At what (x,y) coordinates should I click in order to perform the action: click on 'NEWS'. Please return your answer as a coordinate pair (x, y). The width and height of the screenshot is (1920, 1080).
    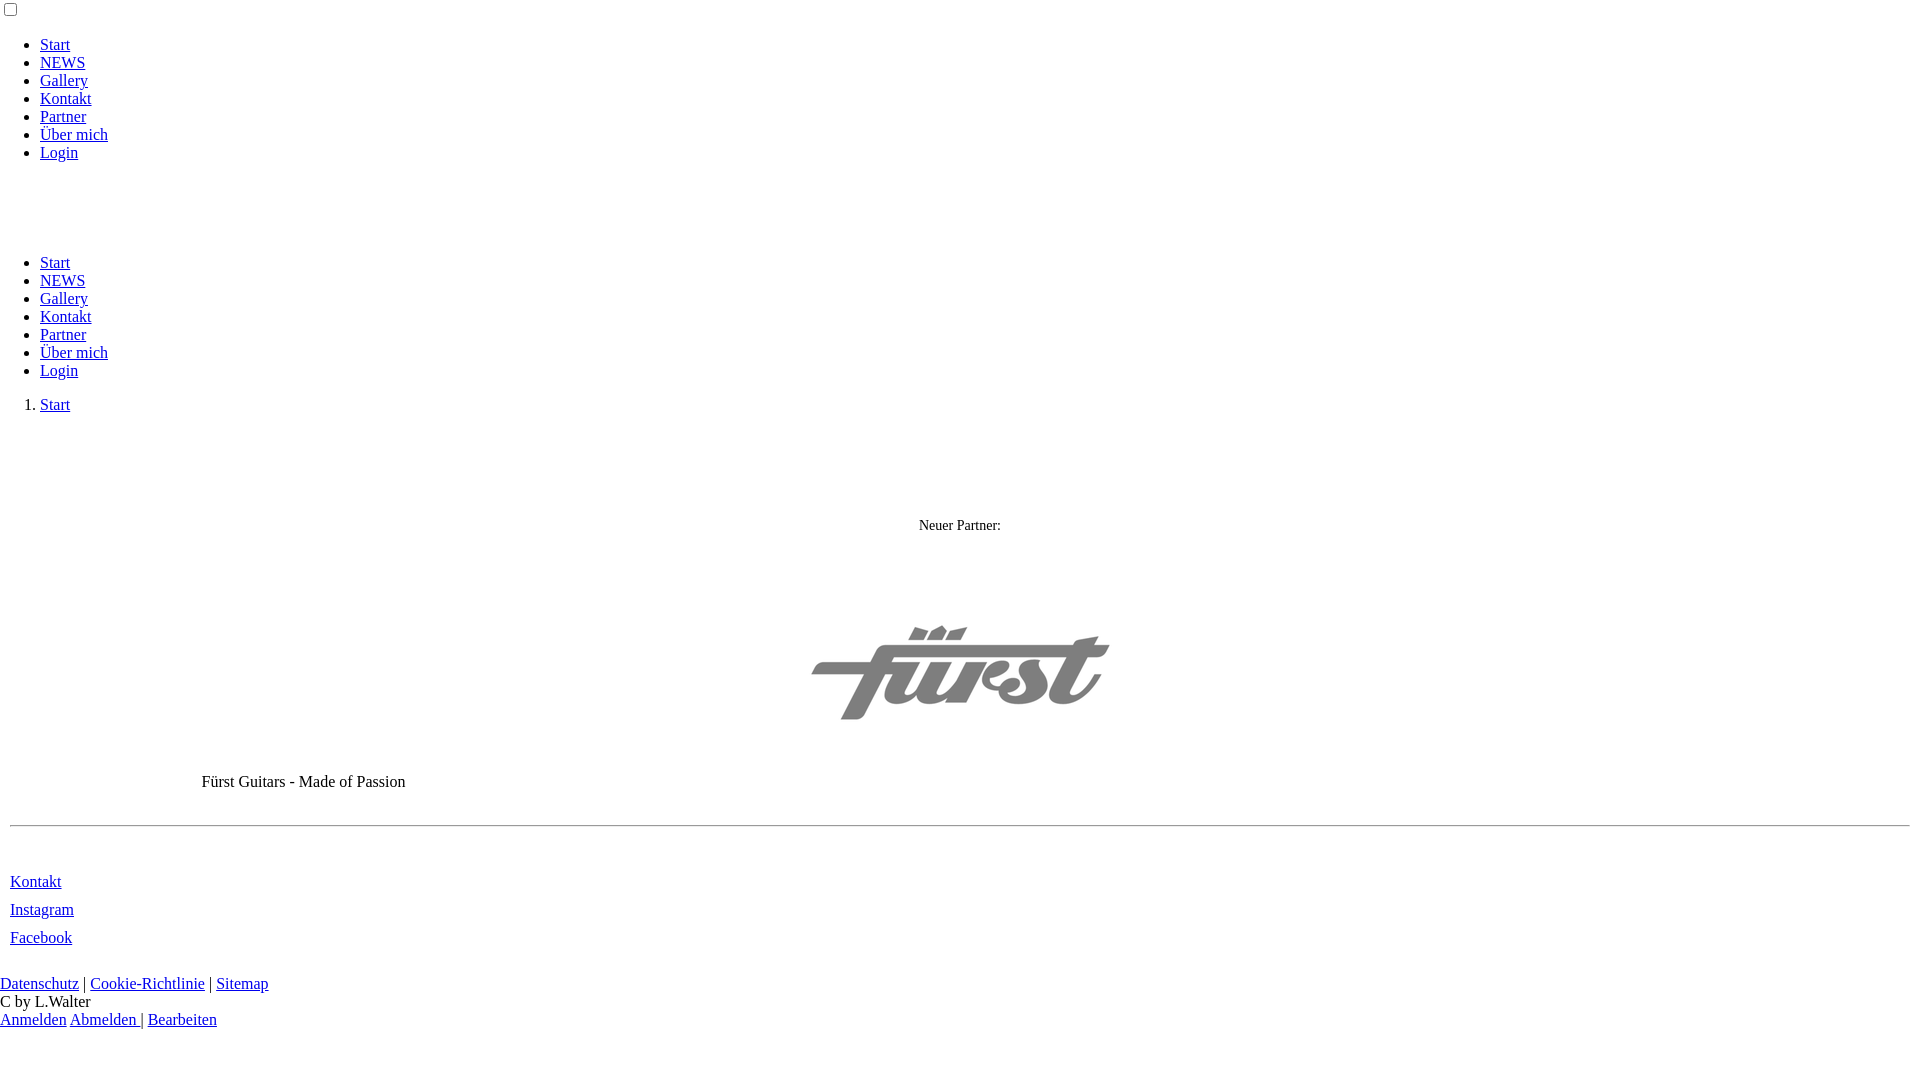
    Looking at the image, I should click on (39, 61).